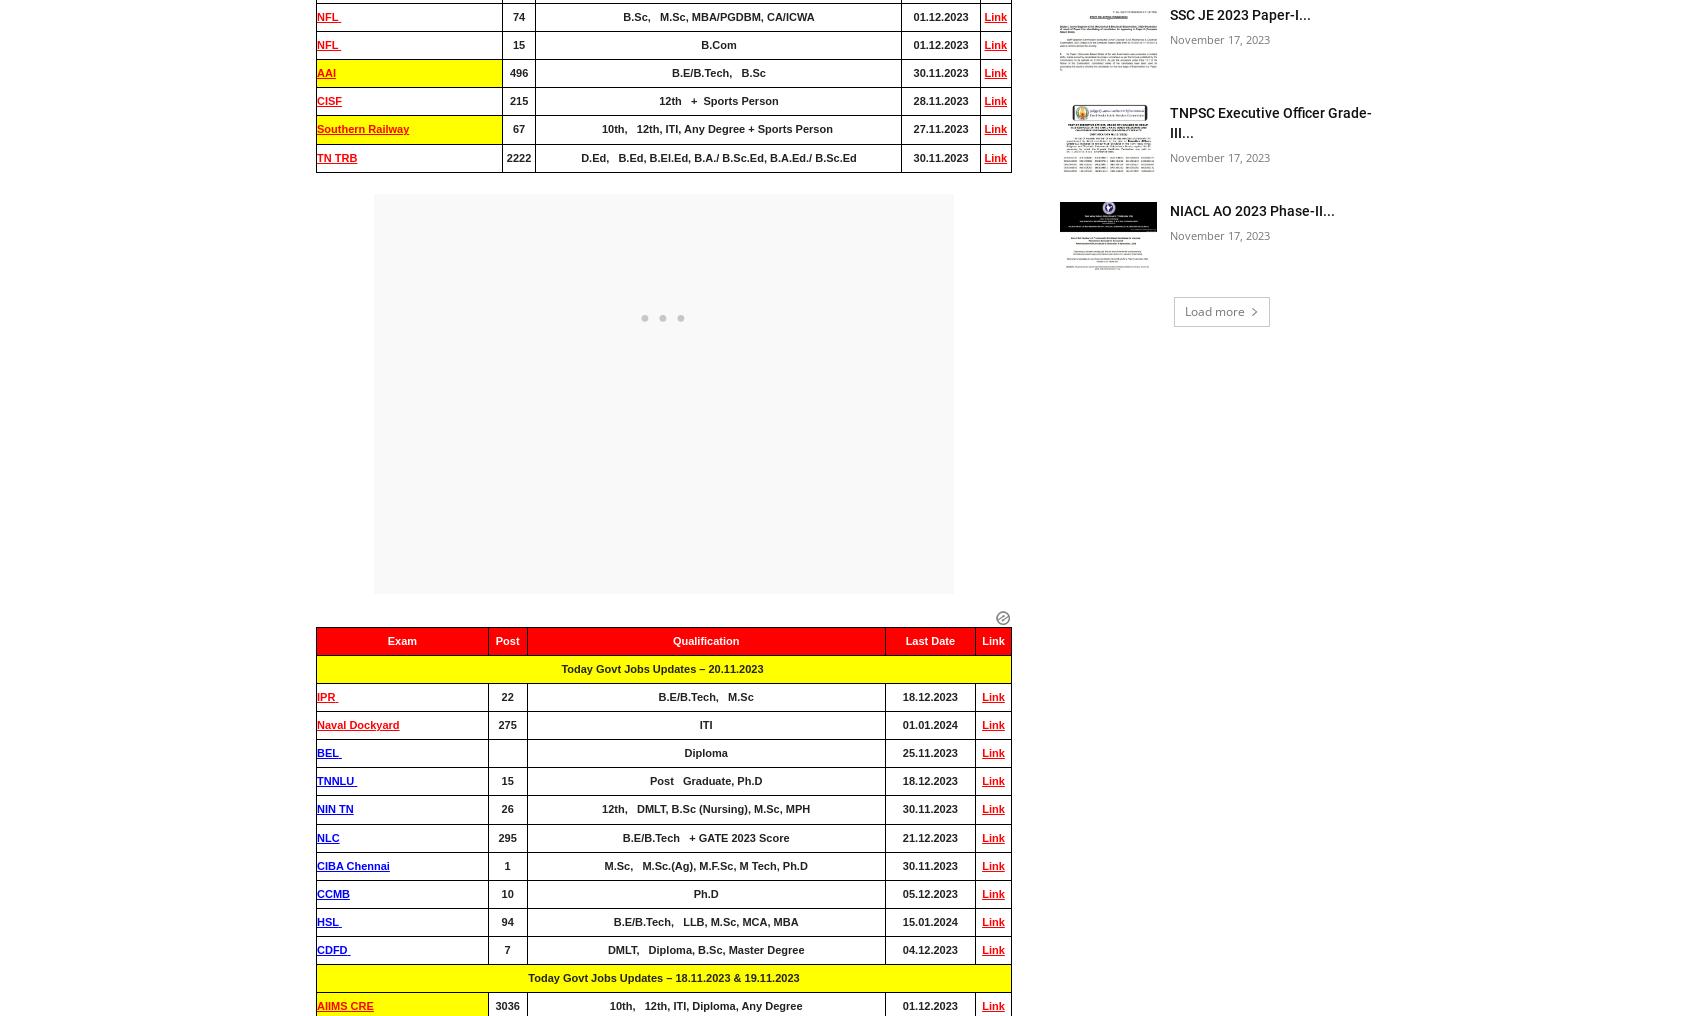  What do you see at coordinates (663, 667) in the screenshot?
I see `'Today Govt Jobs Updates – 20.11.2023'` at bounding box center [663, 667].